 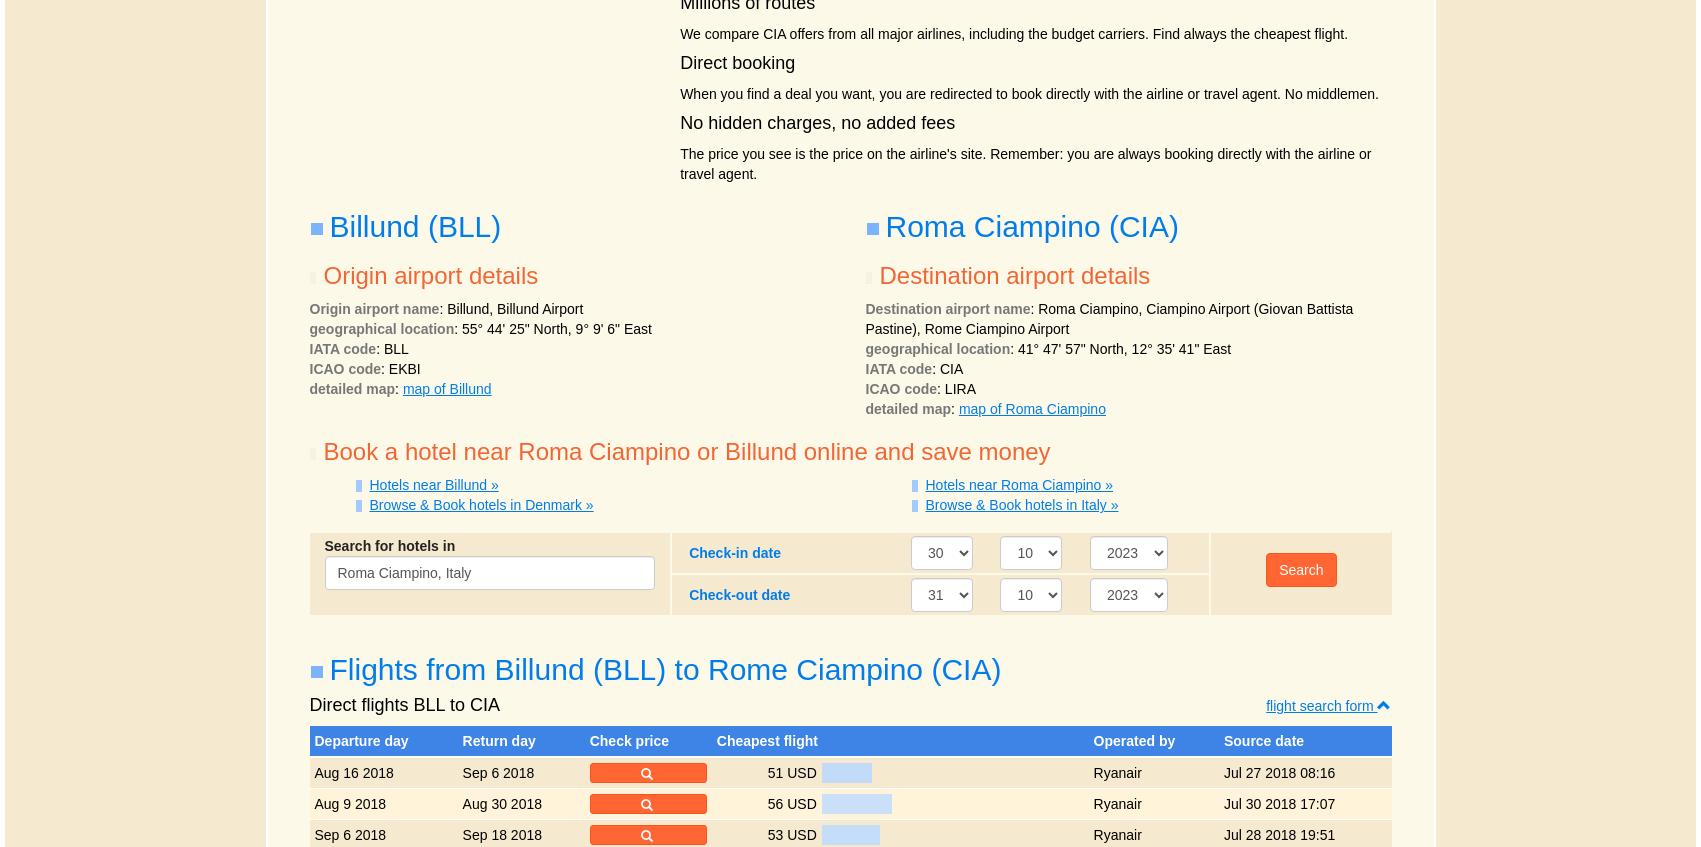 I want to click on 'No hidden charges, no added fees', so click(x=817, y=121).